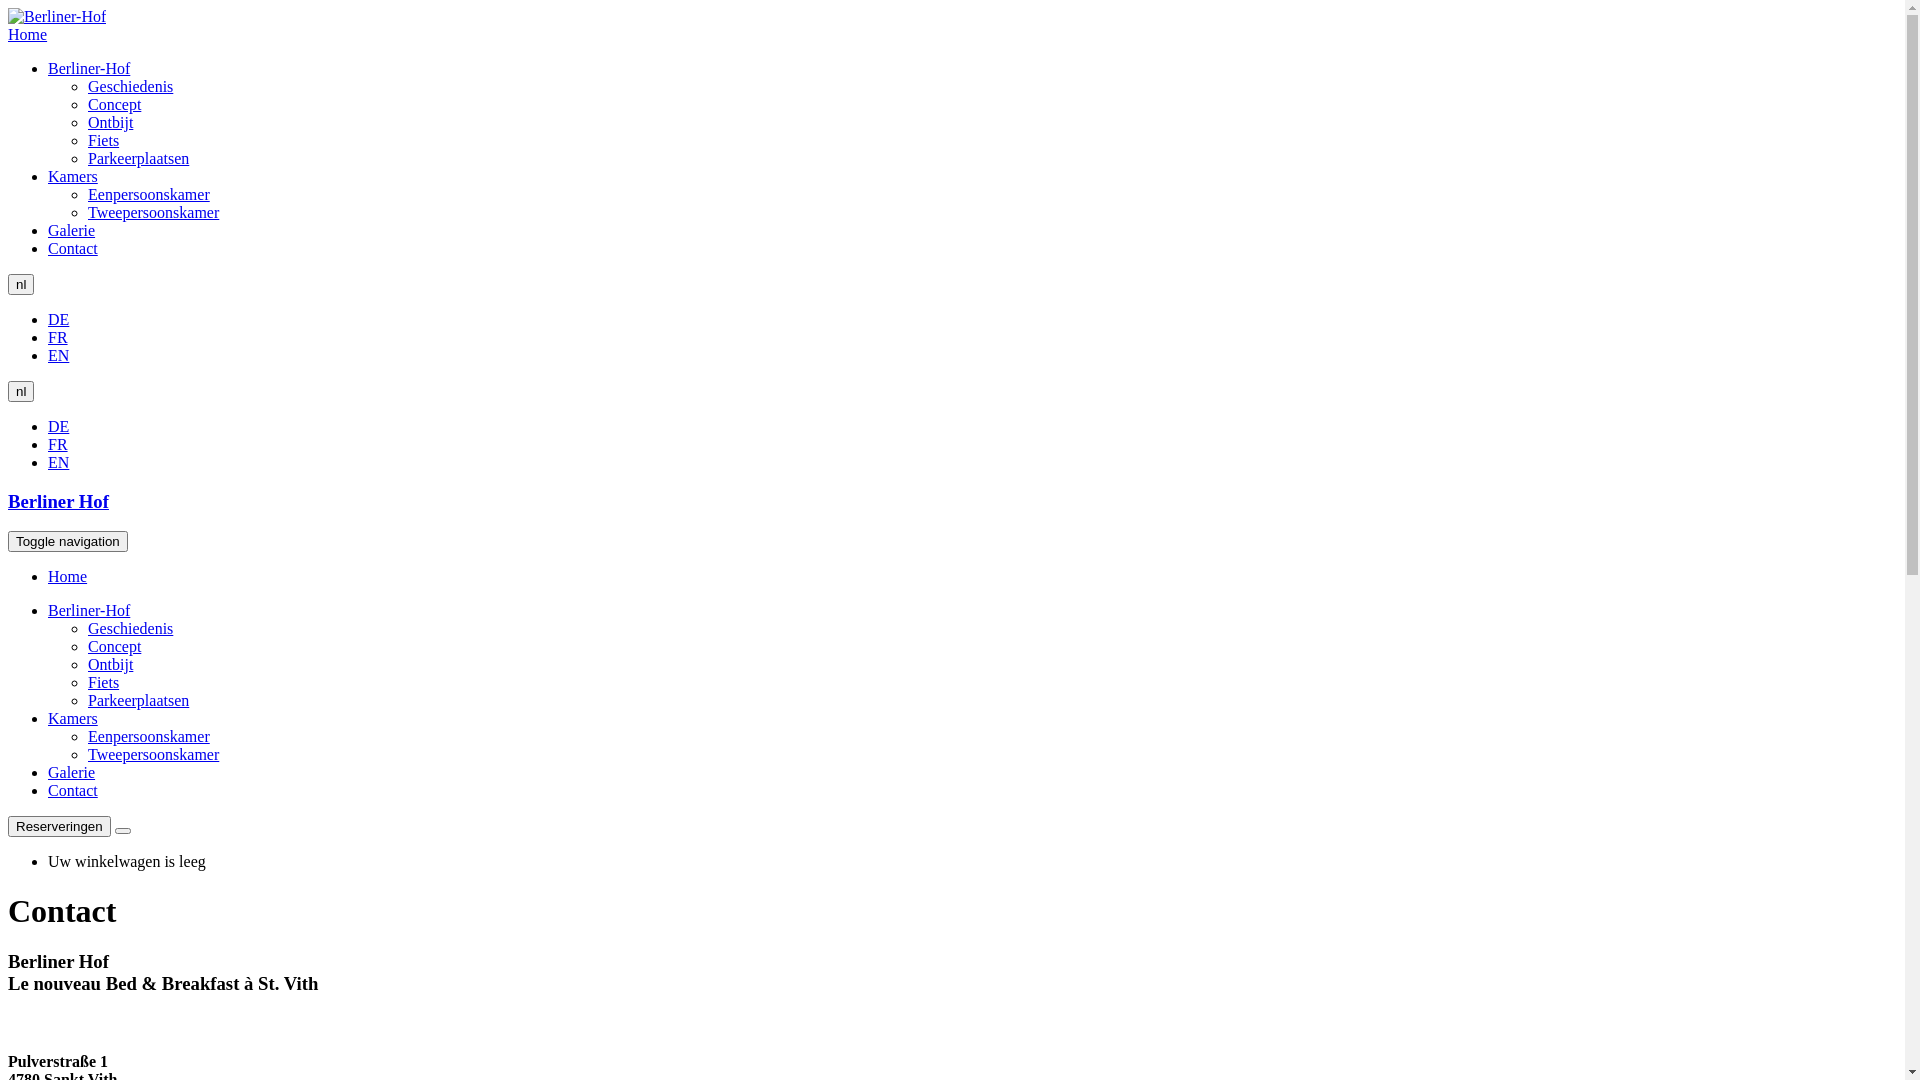  Describe the element at coordinates (67, 541) in the screenshot. I see `'Toggle navigation'` at that location.